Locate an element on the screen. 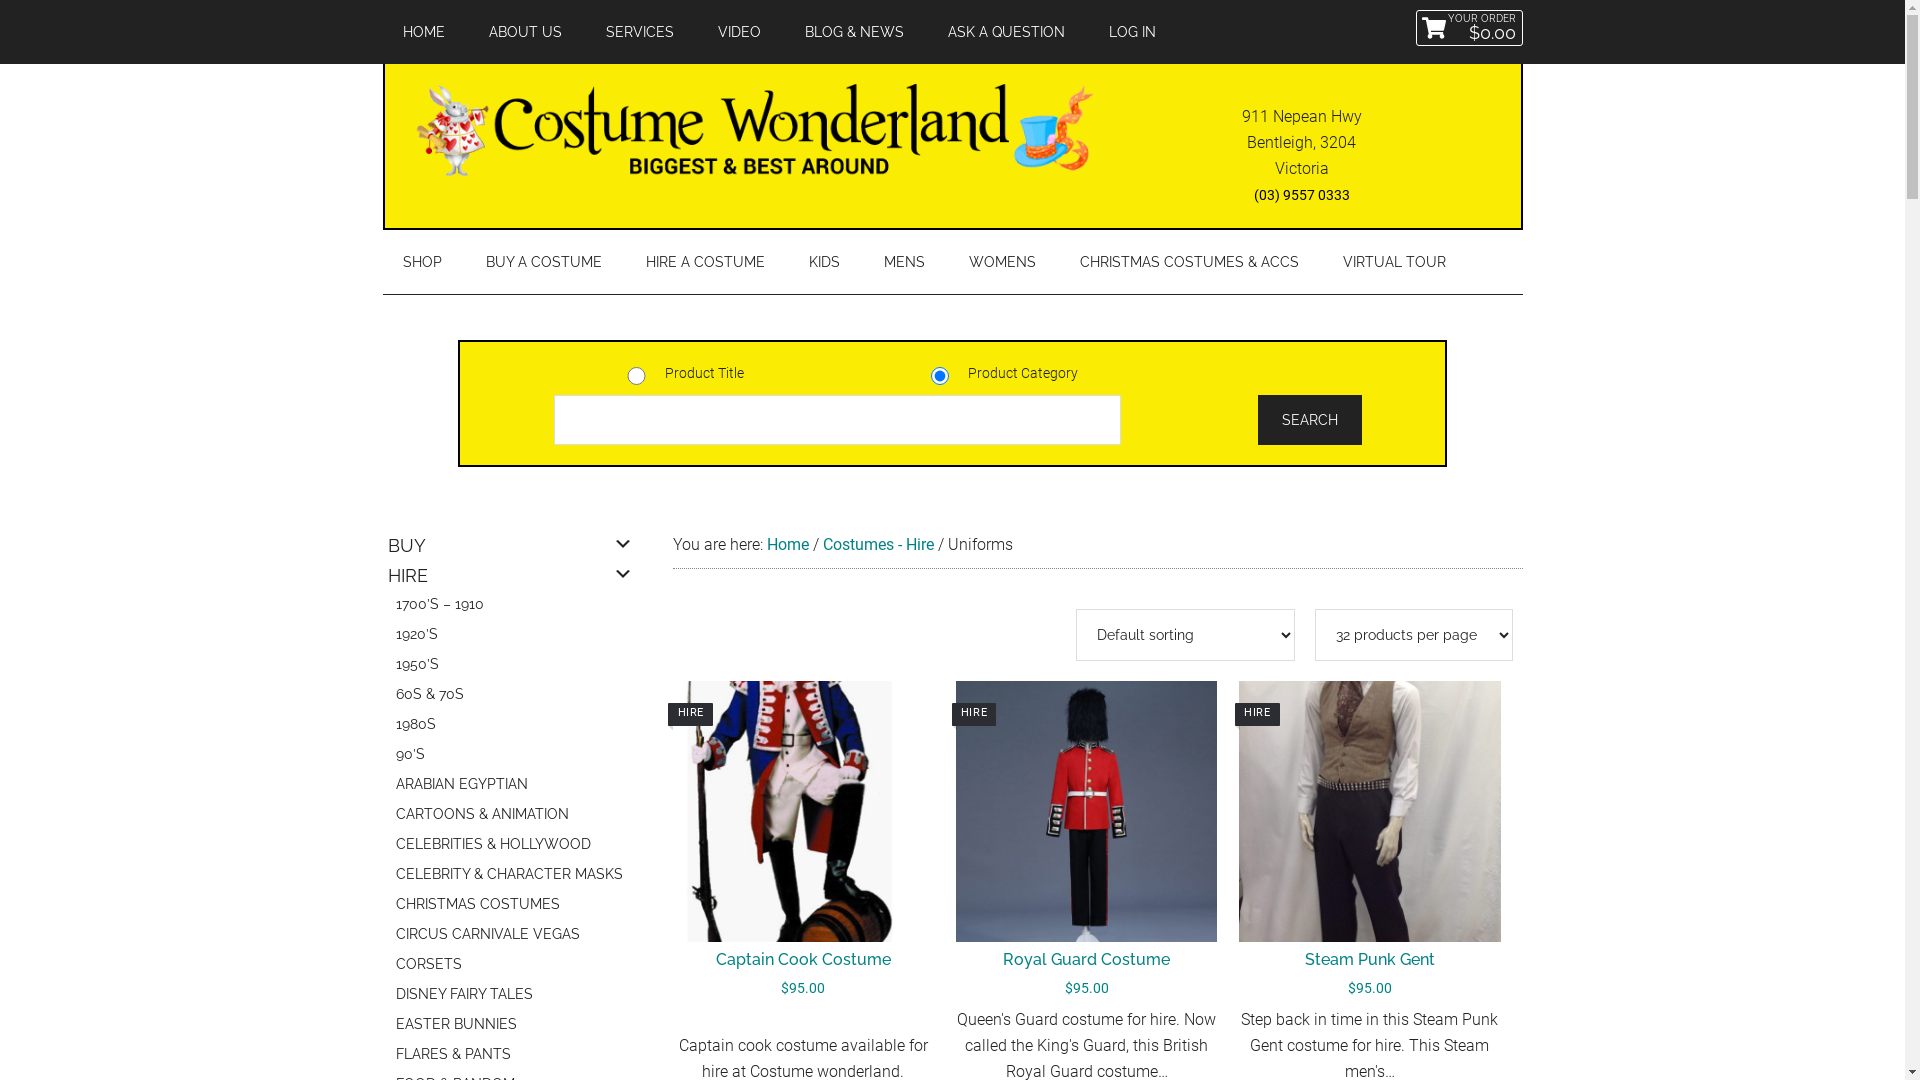  'Skip to main content' is located at coordinates (0, 0).